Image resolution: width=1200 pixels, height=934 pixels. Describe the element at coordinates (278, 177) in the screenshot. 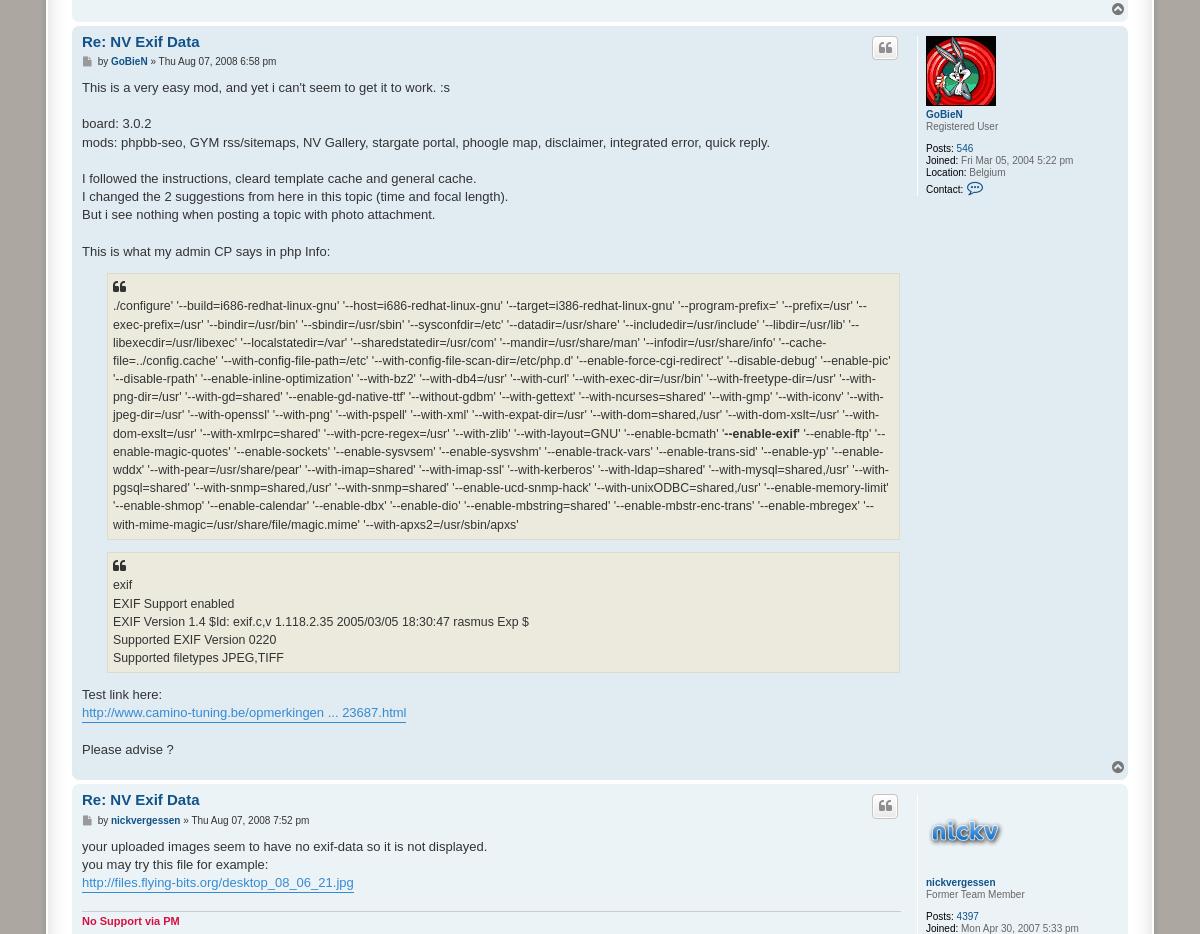

I see `'I followed the instructions, cleard template cache and general cache.'` at that location.